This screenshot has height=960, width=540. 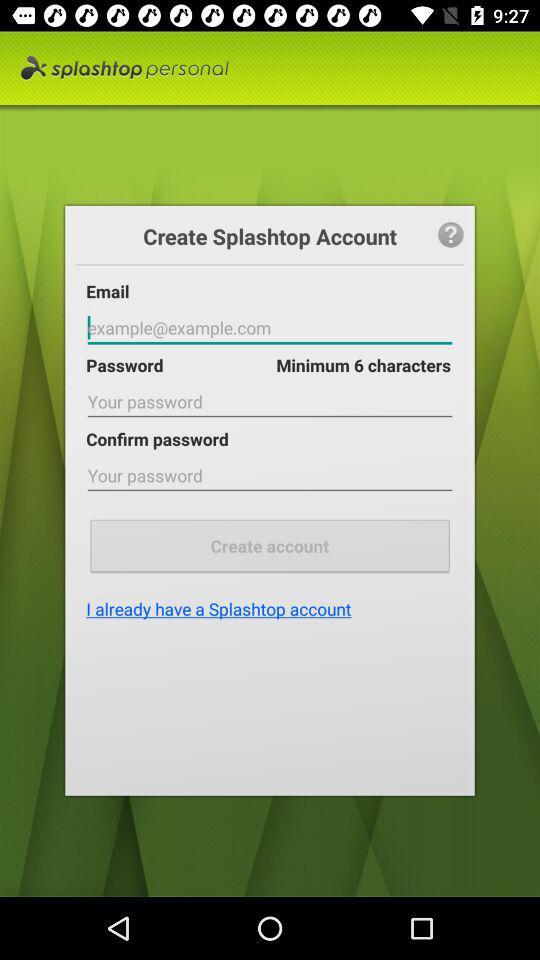 What do you see at coordinates (270, 328) in the screenshot?
I see `login` at bounding box center [270, 328].